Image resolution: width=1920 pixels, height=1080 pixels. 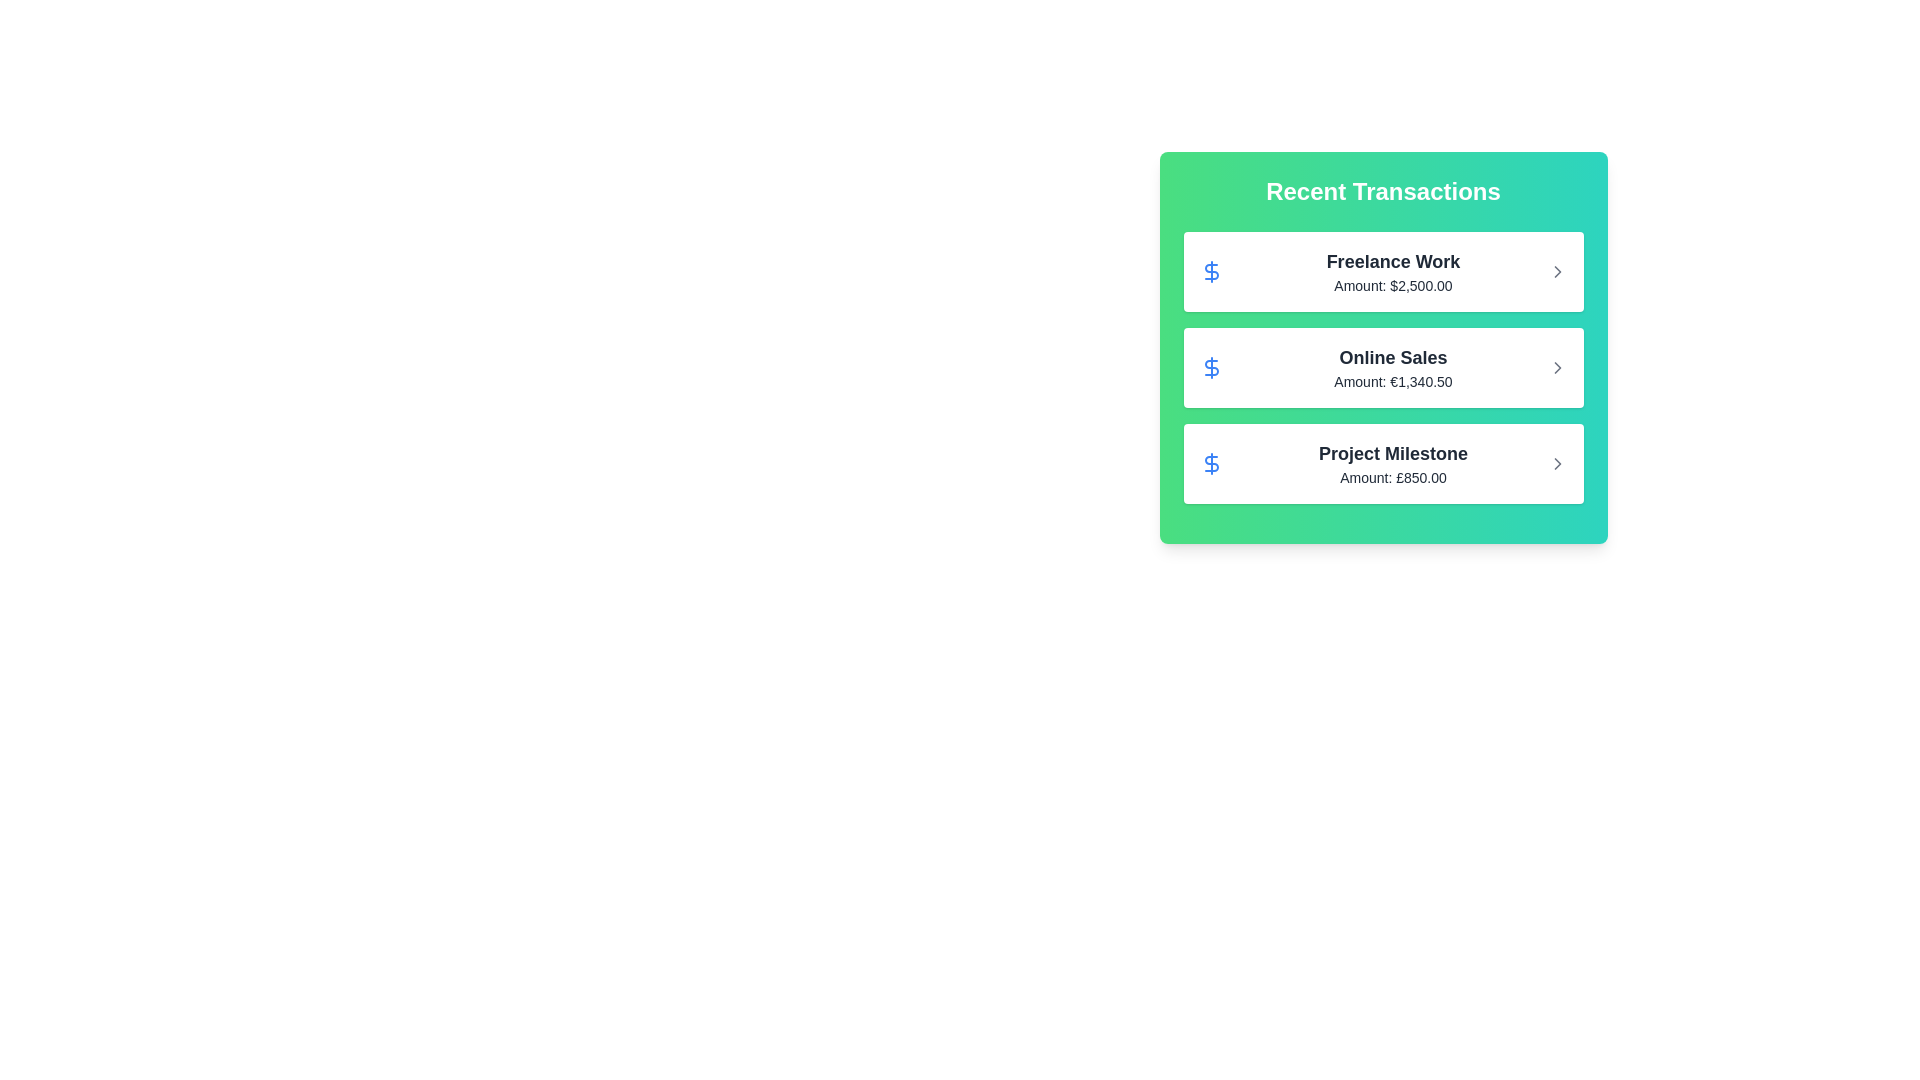 I want to click on monetary amount displayed in the Text label located below 'Project Milestone' in the third item of recent transactions, so click(x=1392, y=478).